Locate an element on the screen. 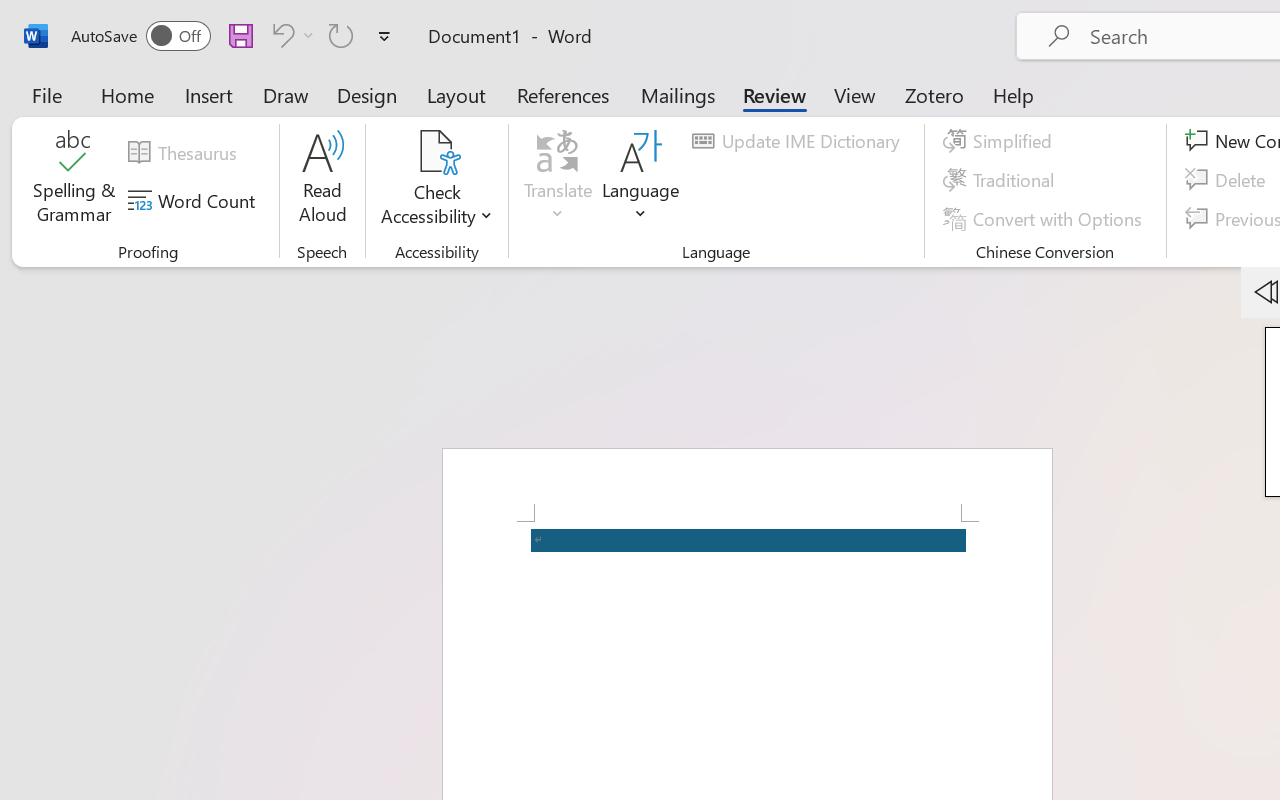 This screenshot has height=800, width=1280. 'Check Accessibility' is located at coordinates (436, 151).